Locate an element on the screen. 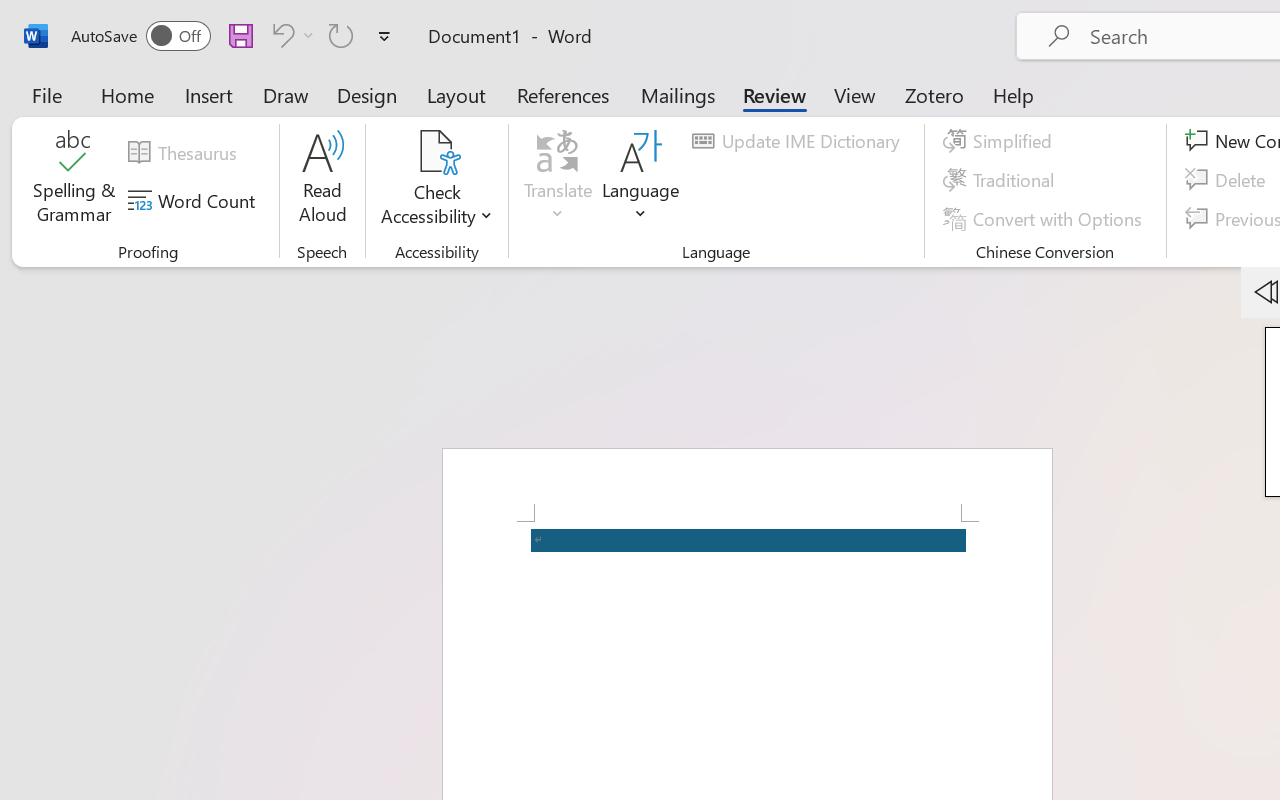 This screenshot has height=800, width=1280. 'Check Accessibility' is located at coordinates (436, 151).